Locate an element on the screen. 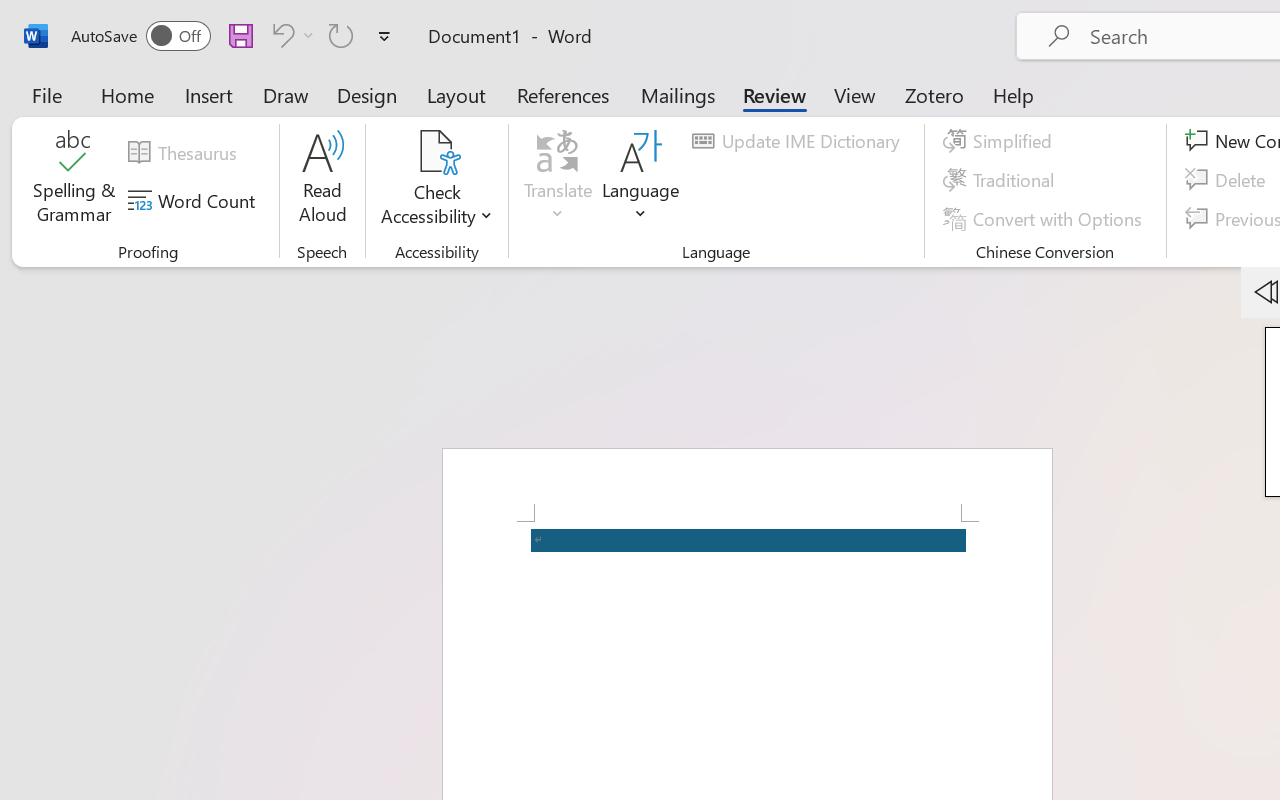 This screenshot has height=800, width=1280. 'Check Accessibility' is located at coordinates (436, 151).